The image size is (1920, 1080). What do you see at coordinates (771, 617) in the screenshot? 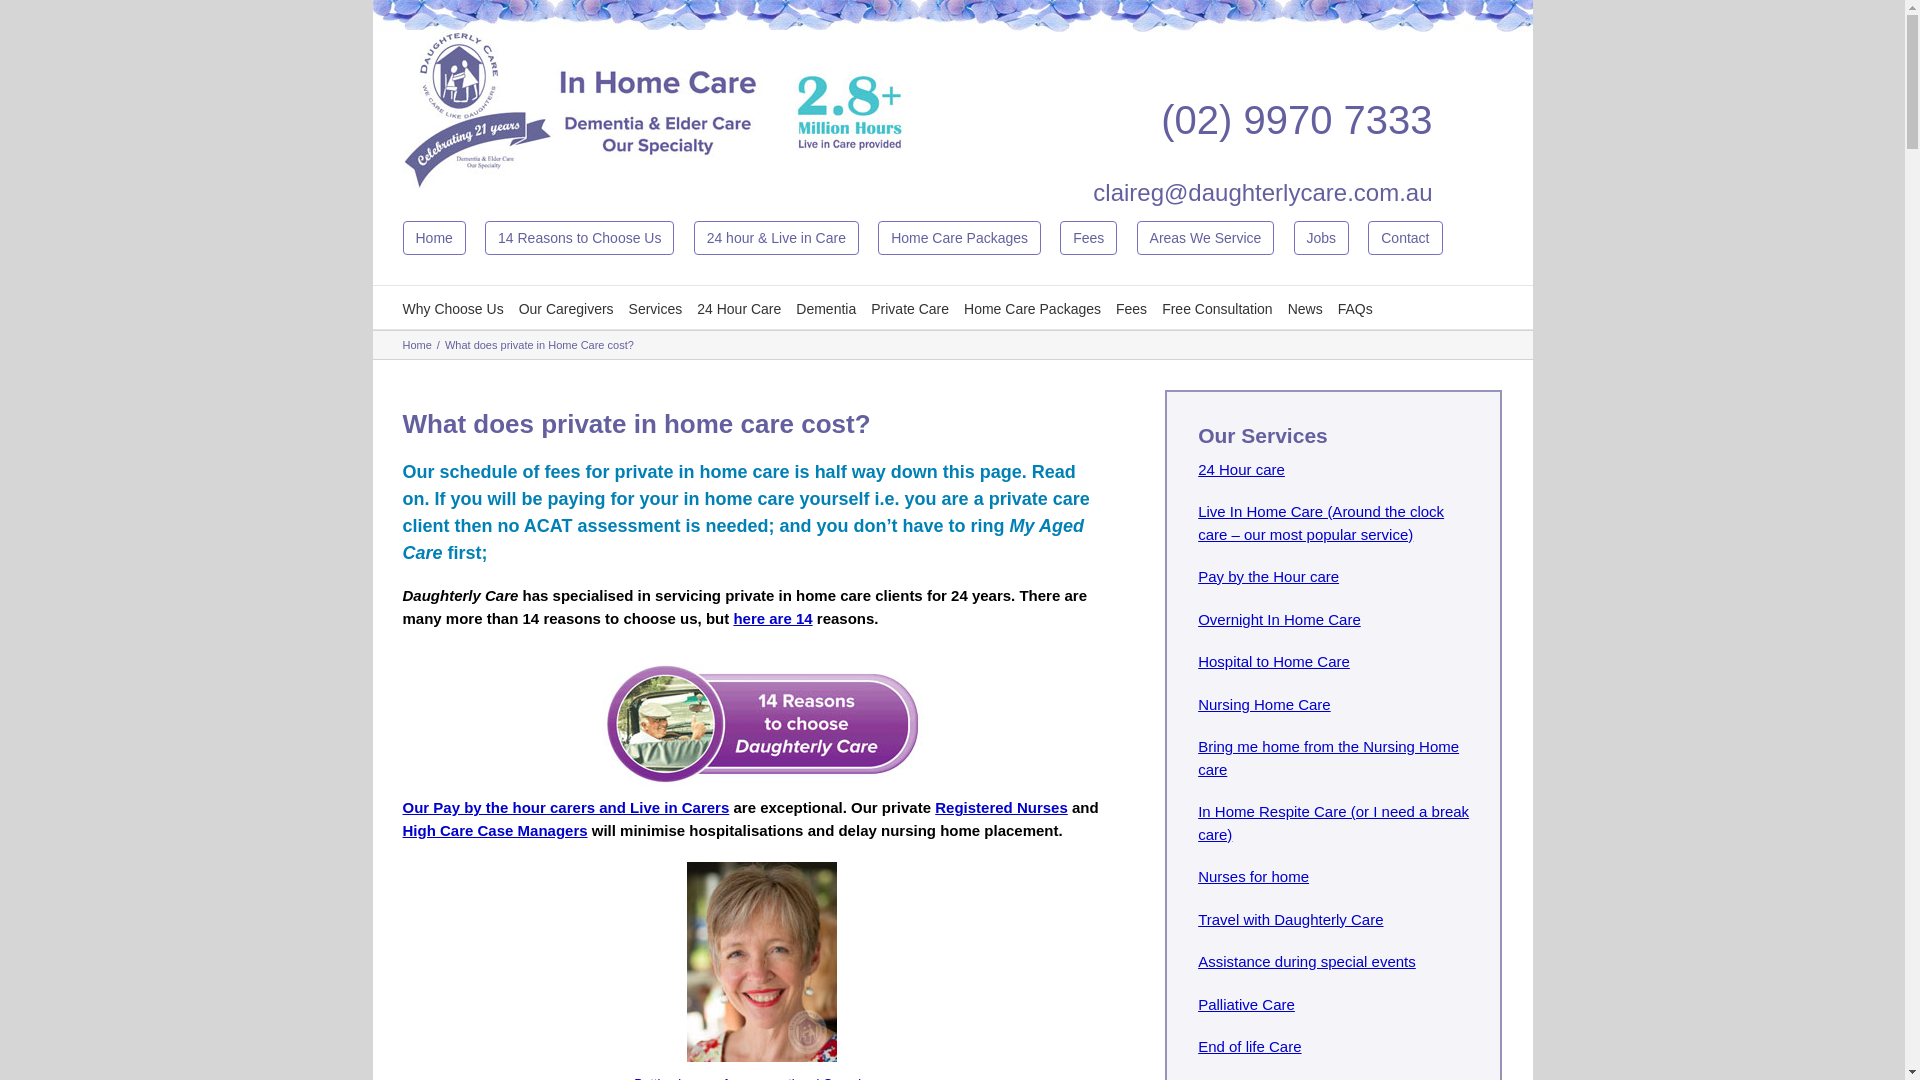
I see `'here are 14'` at bounding box center [771, 617].